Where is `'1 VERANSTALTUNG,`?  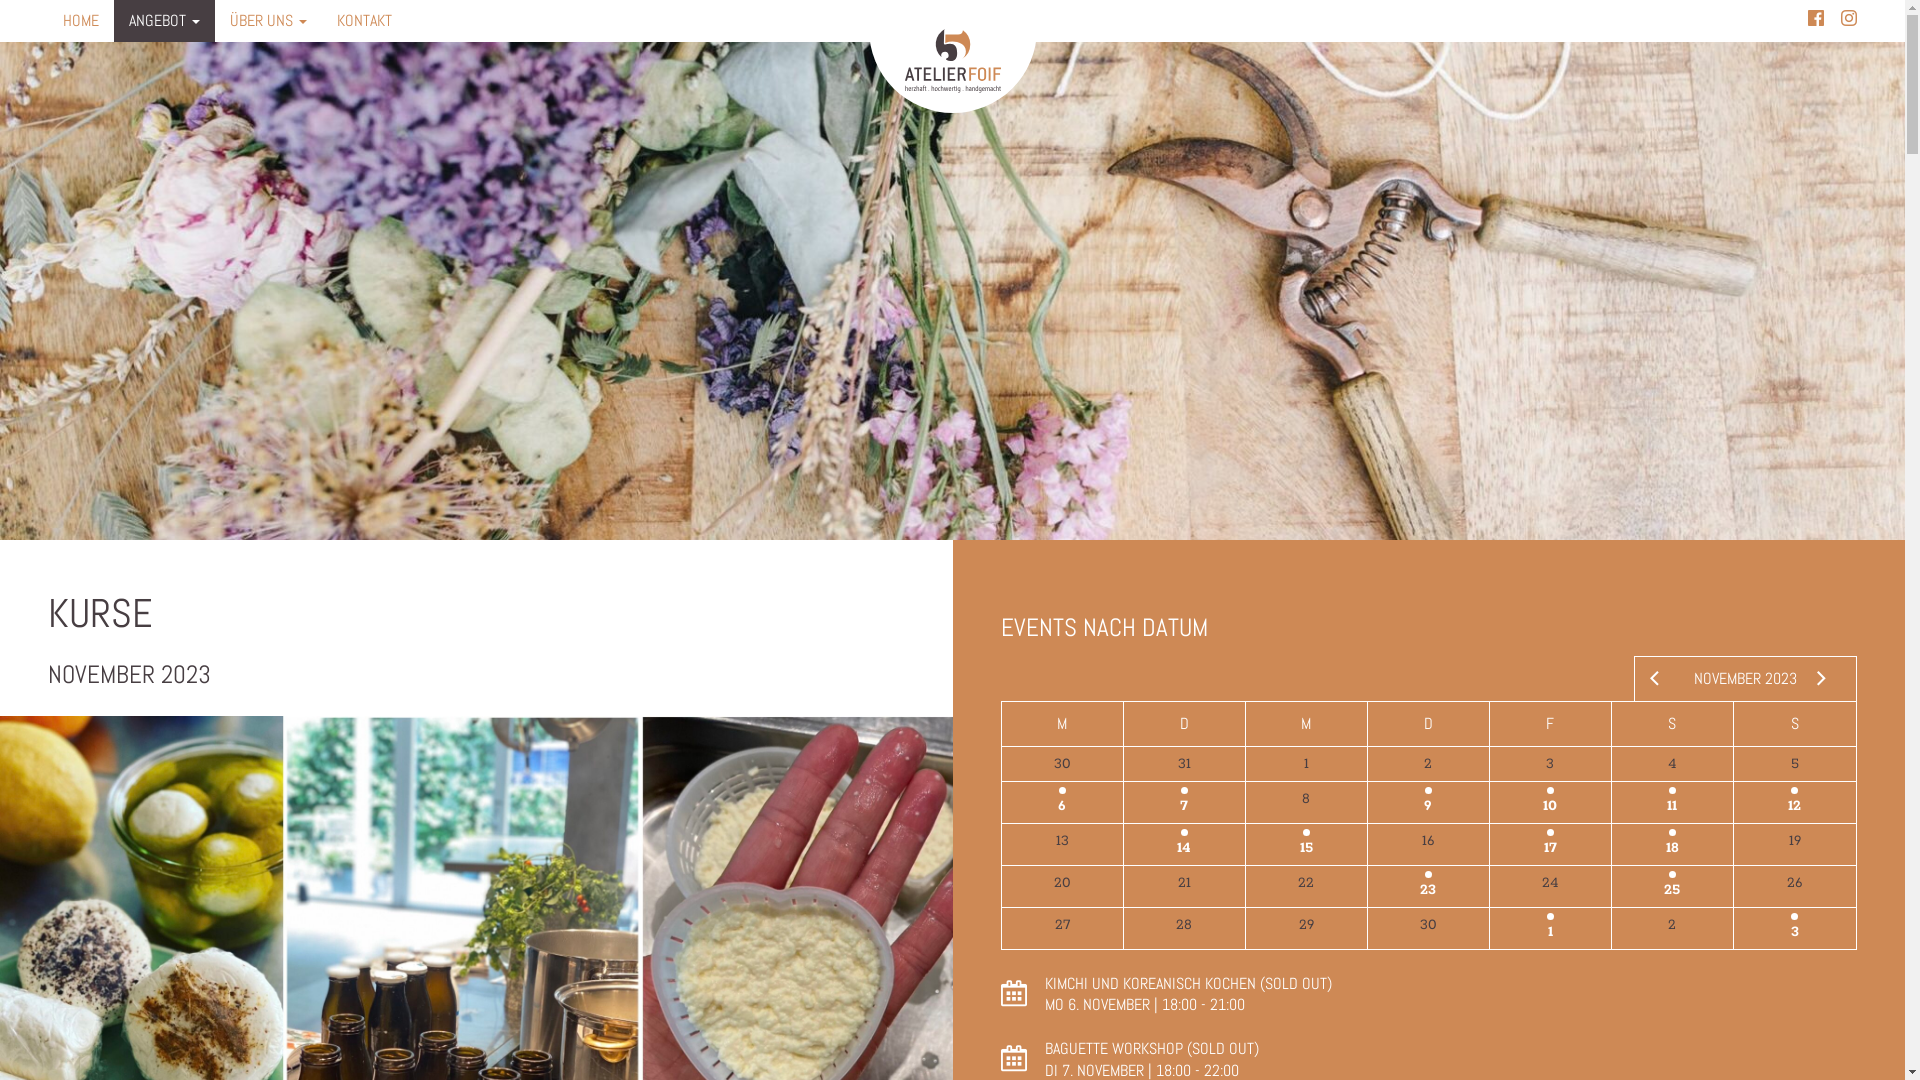 '1 VERANSTALTUNG, is located at coordinates (1184, 801).